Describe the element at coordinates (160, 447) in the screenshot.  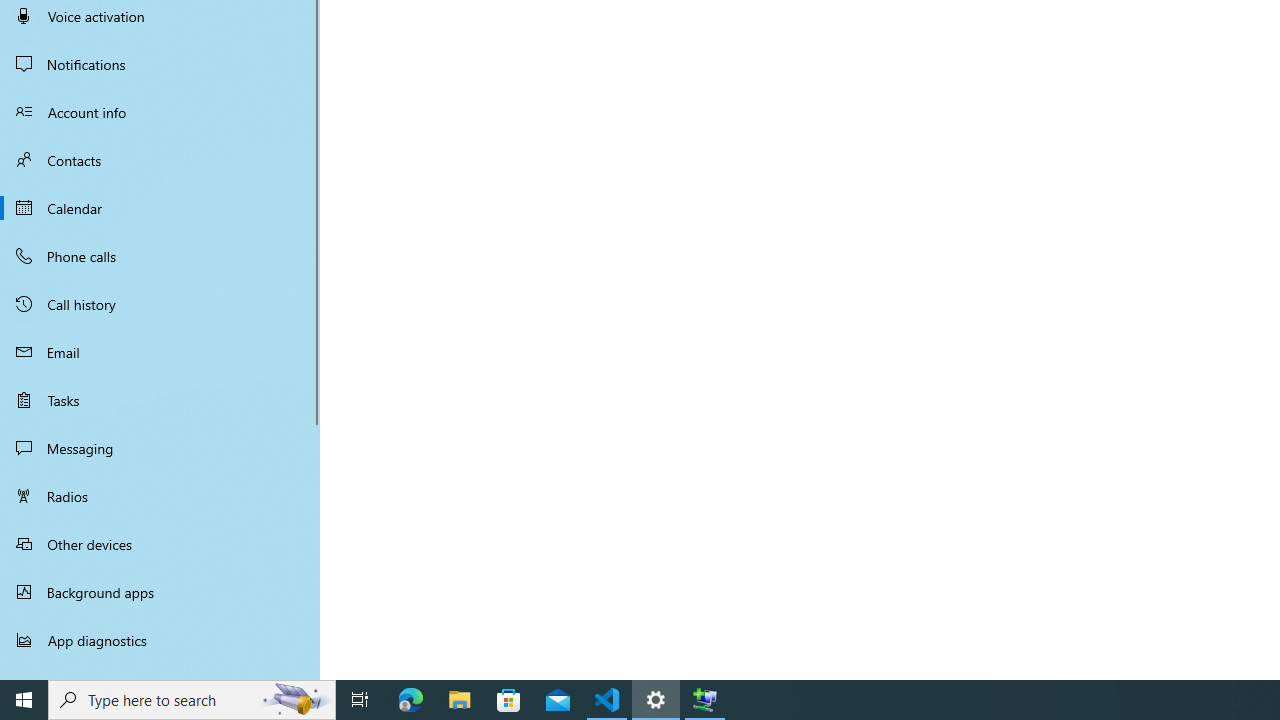
I see `'Messaging'` at that location.